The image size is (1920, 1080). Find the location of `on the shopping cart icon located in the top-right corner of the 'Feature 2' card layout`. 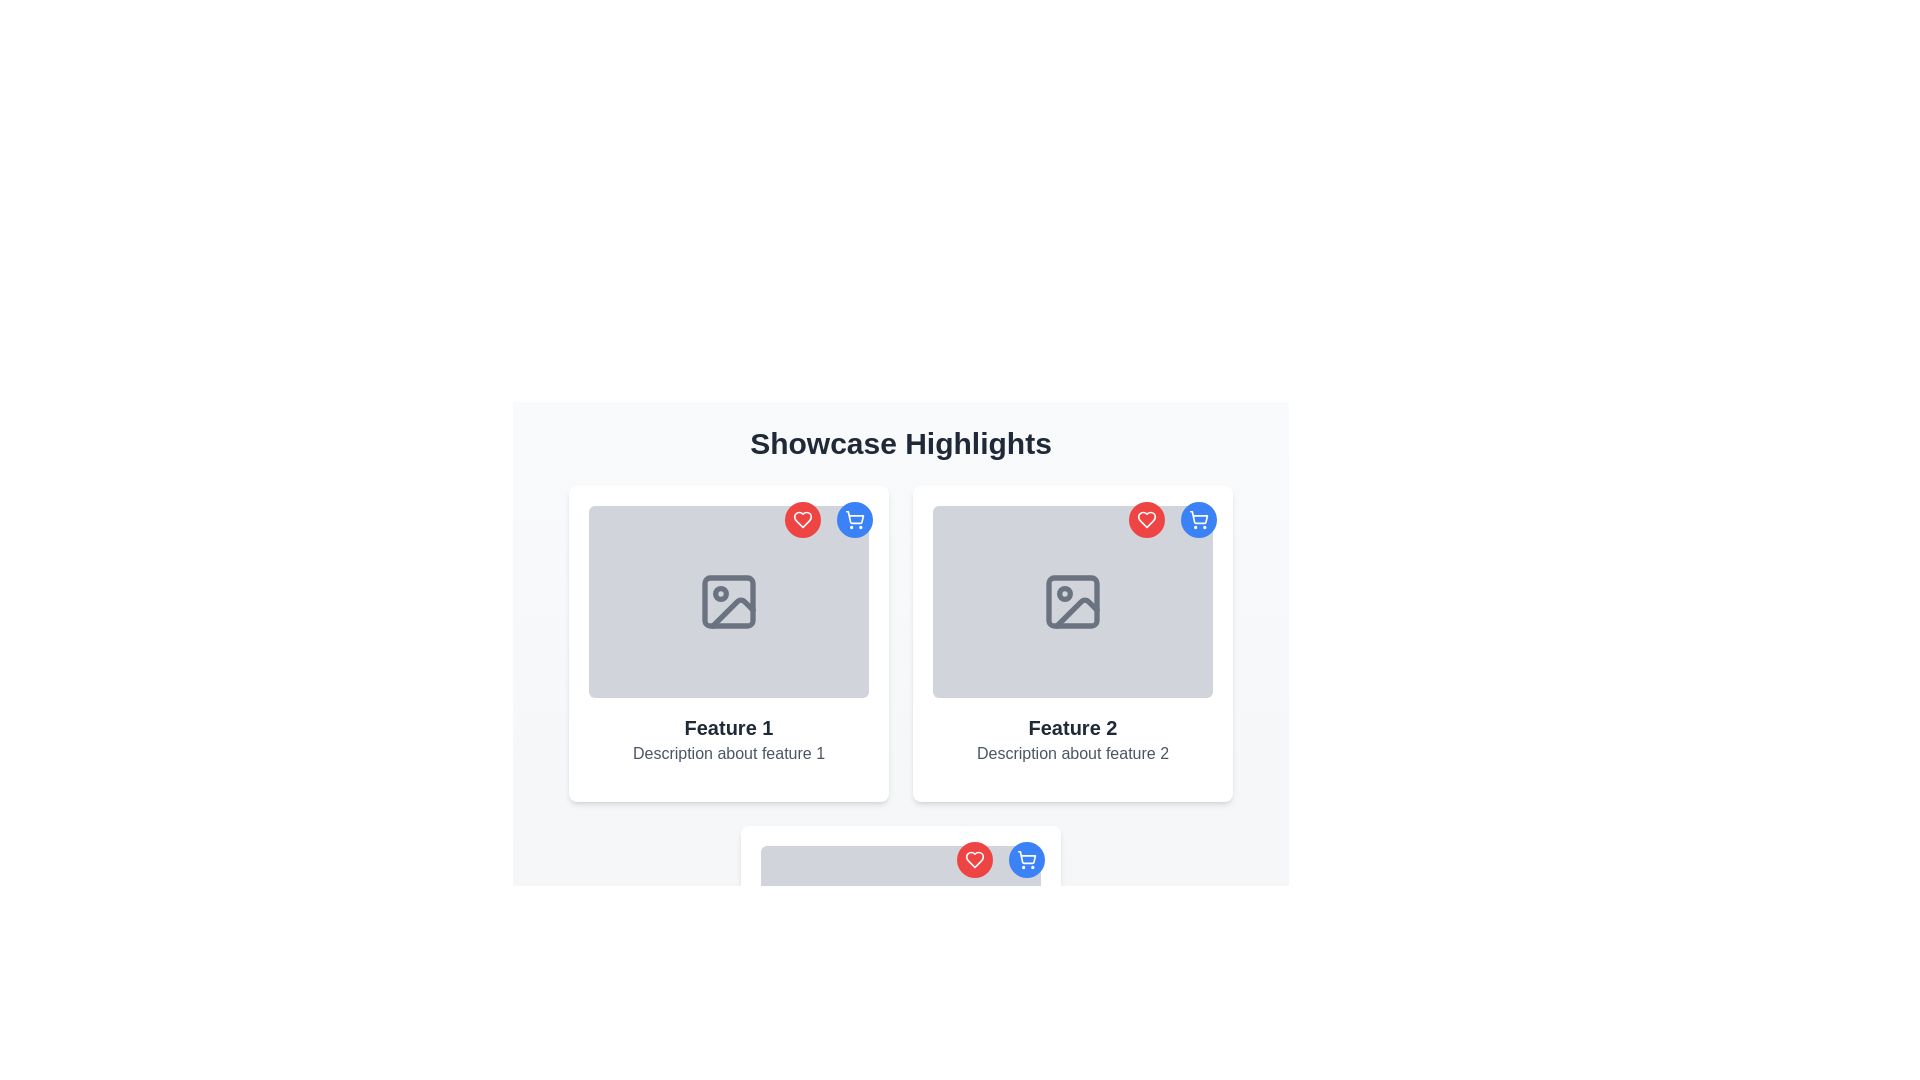

on the shopping cart icon located in the top-right corner of the 'Feature 2' card layout is located at coordinates (1199, 516).